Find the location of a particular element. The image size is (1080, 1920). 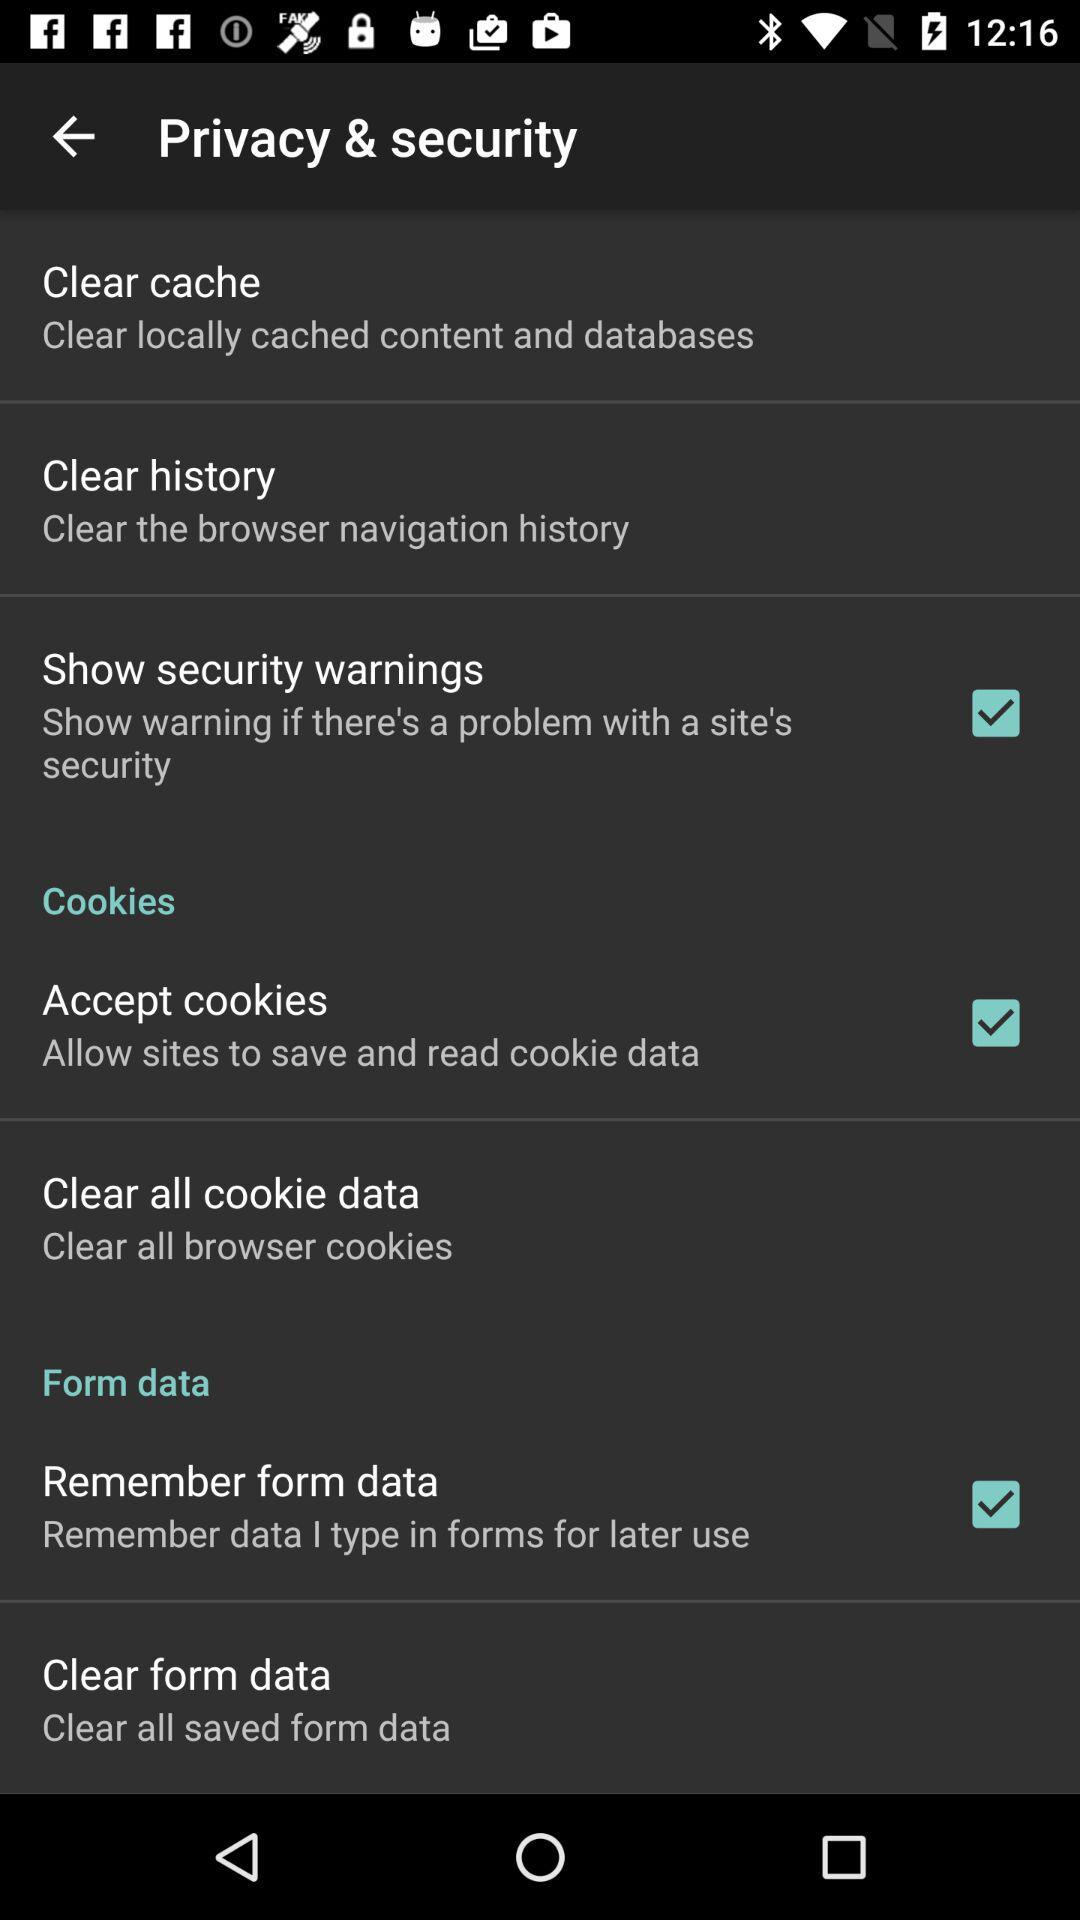

app below the accept cookies item is located at coordinates (371, 1050).